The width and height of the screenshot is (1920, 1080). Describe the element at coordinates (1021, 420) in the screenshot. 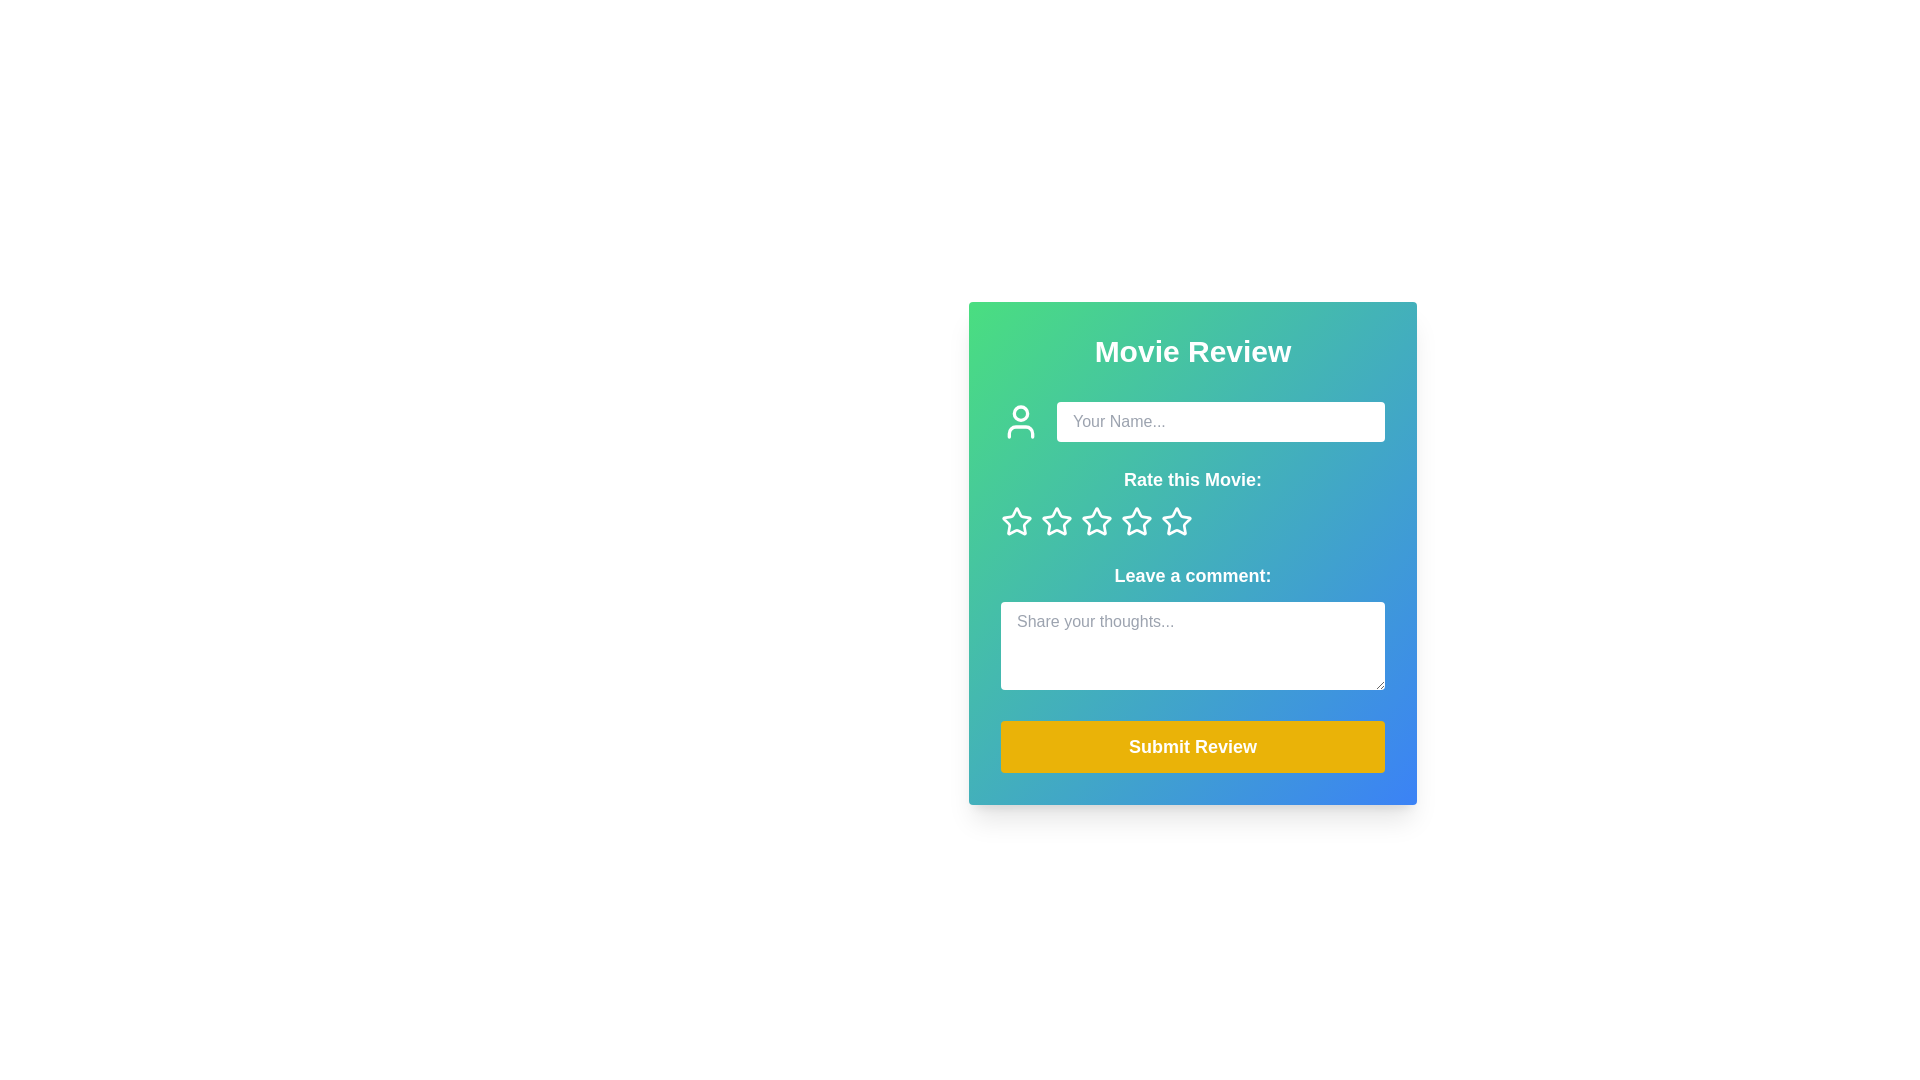

I see `the decorative user icon located on the left side of the form, preceding the text input field labeled 'Your Name...'` at that location.